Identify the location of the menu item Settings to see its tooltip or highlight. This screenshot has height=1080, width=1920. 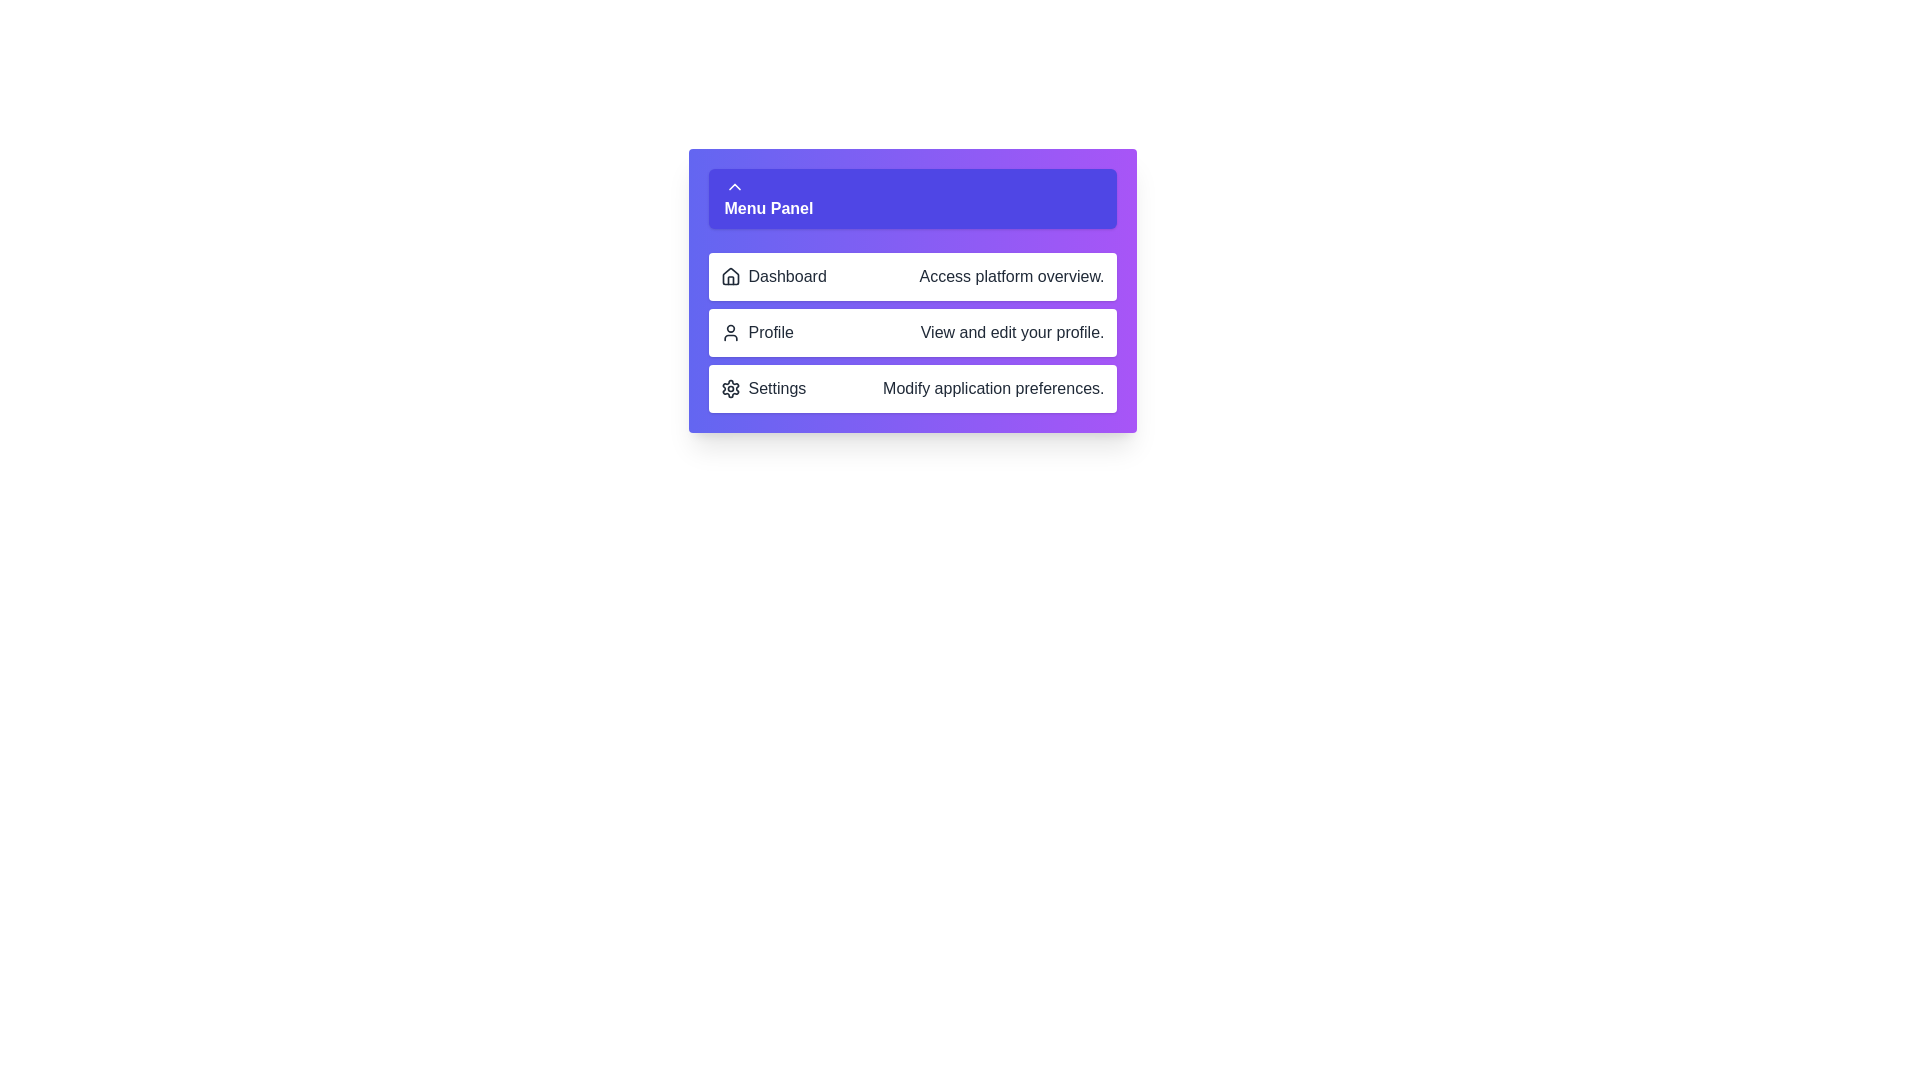
(911, 389).